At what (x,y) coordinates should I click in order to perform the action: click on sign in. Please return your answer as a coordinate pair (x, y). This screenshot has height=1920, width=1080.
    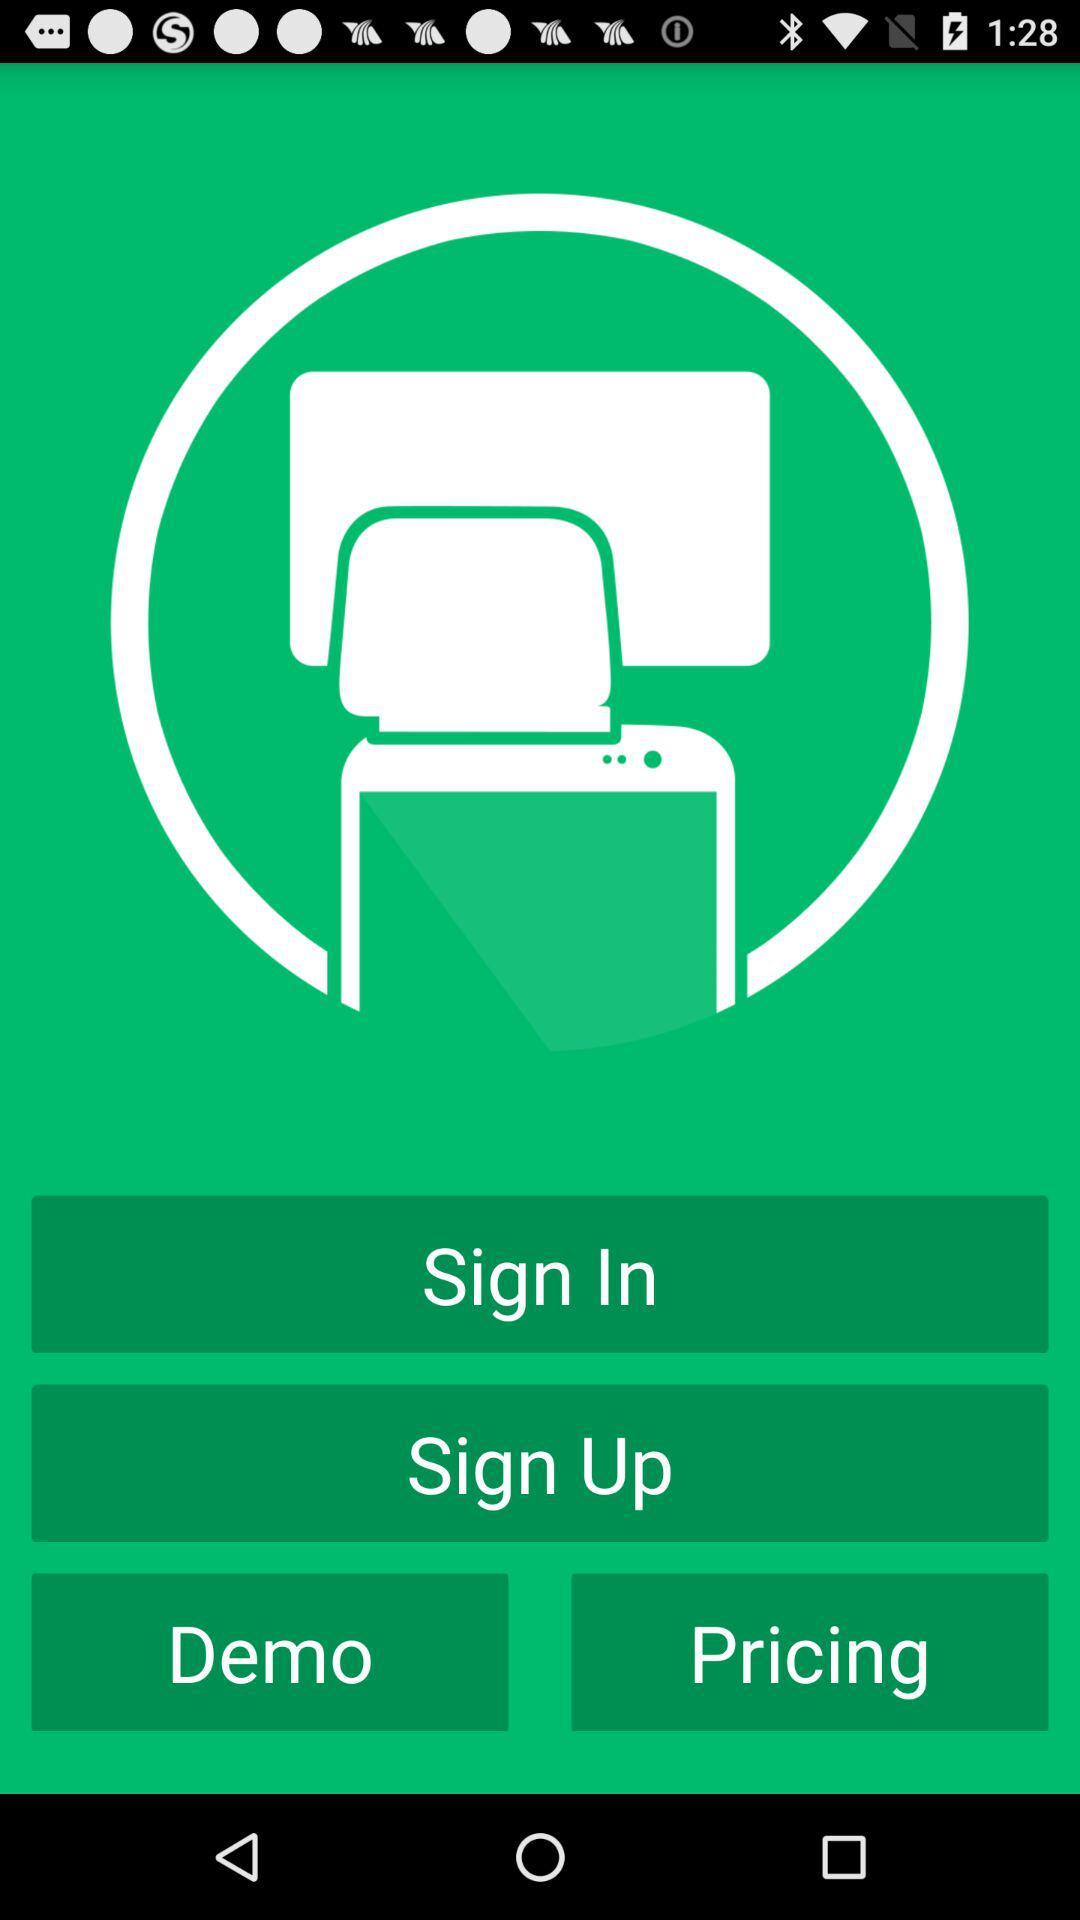
    Looking at the image, I should click on (540, 1273).